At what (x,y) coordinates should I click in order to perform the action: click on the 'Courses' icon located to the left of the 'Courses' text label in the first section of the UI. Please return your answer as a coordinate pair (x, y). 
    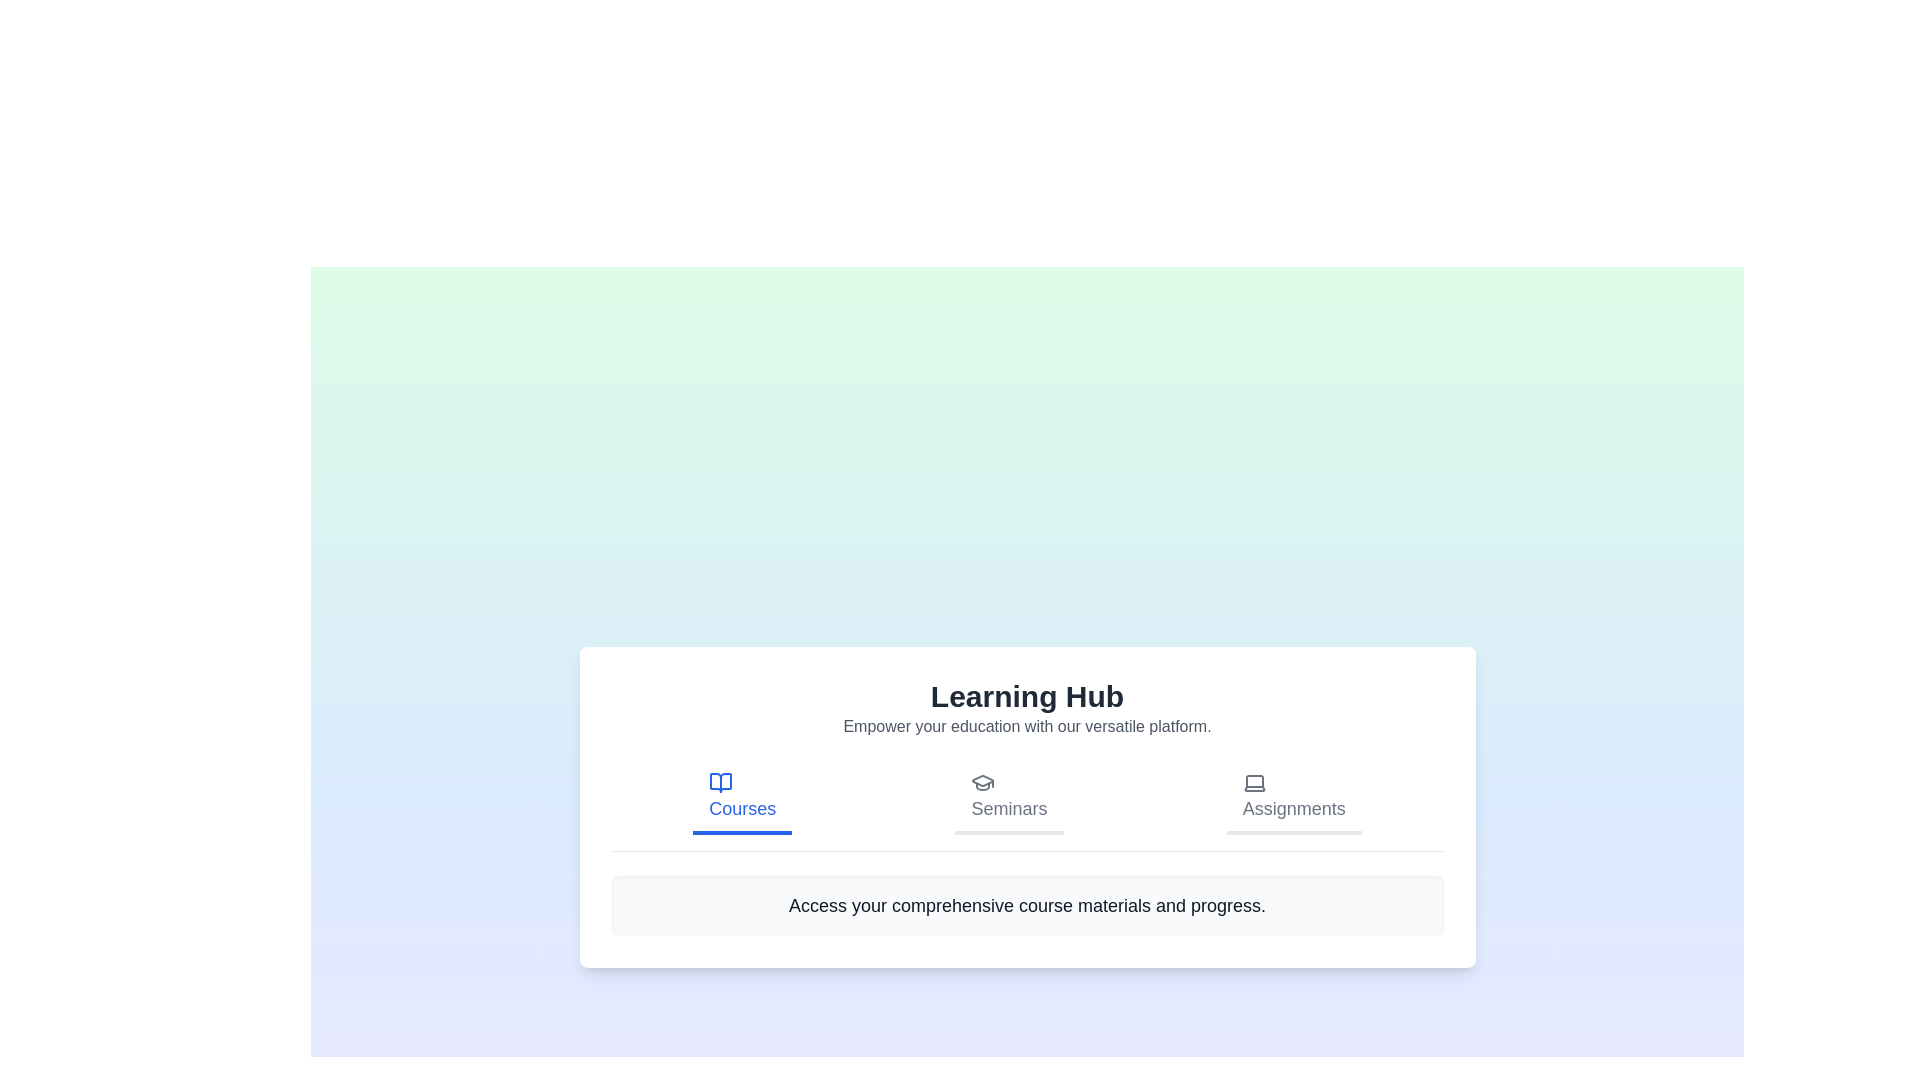
    Looking at the image, I should click on (720, 781).